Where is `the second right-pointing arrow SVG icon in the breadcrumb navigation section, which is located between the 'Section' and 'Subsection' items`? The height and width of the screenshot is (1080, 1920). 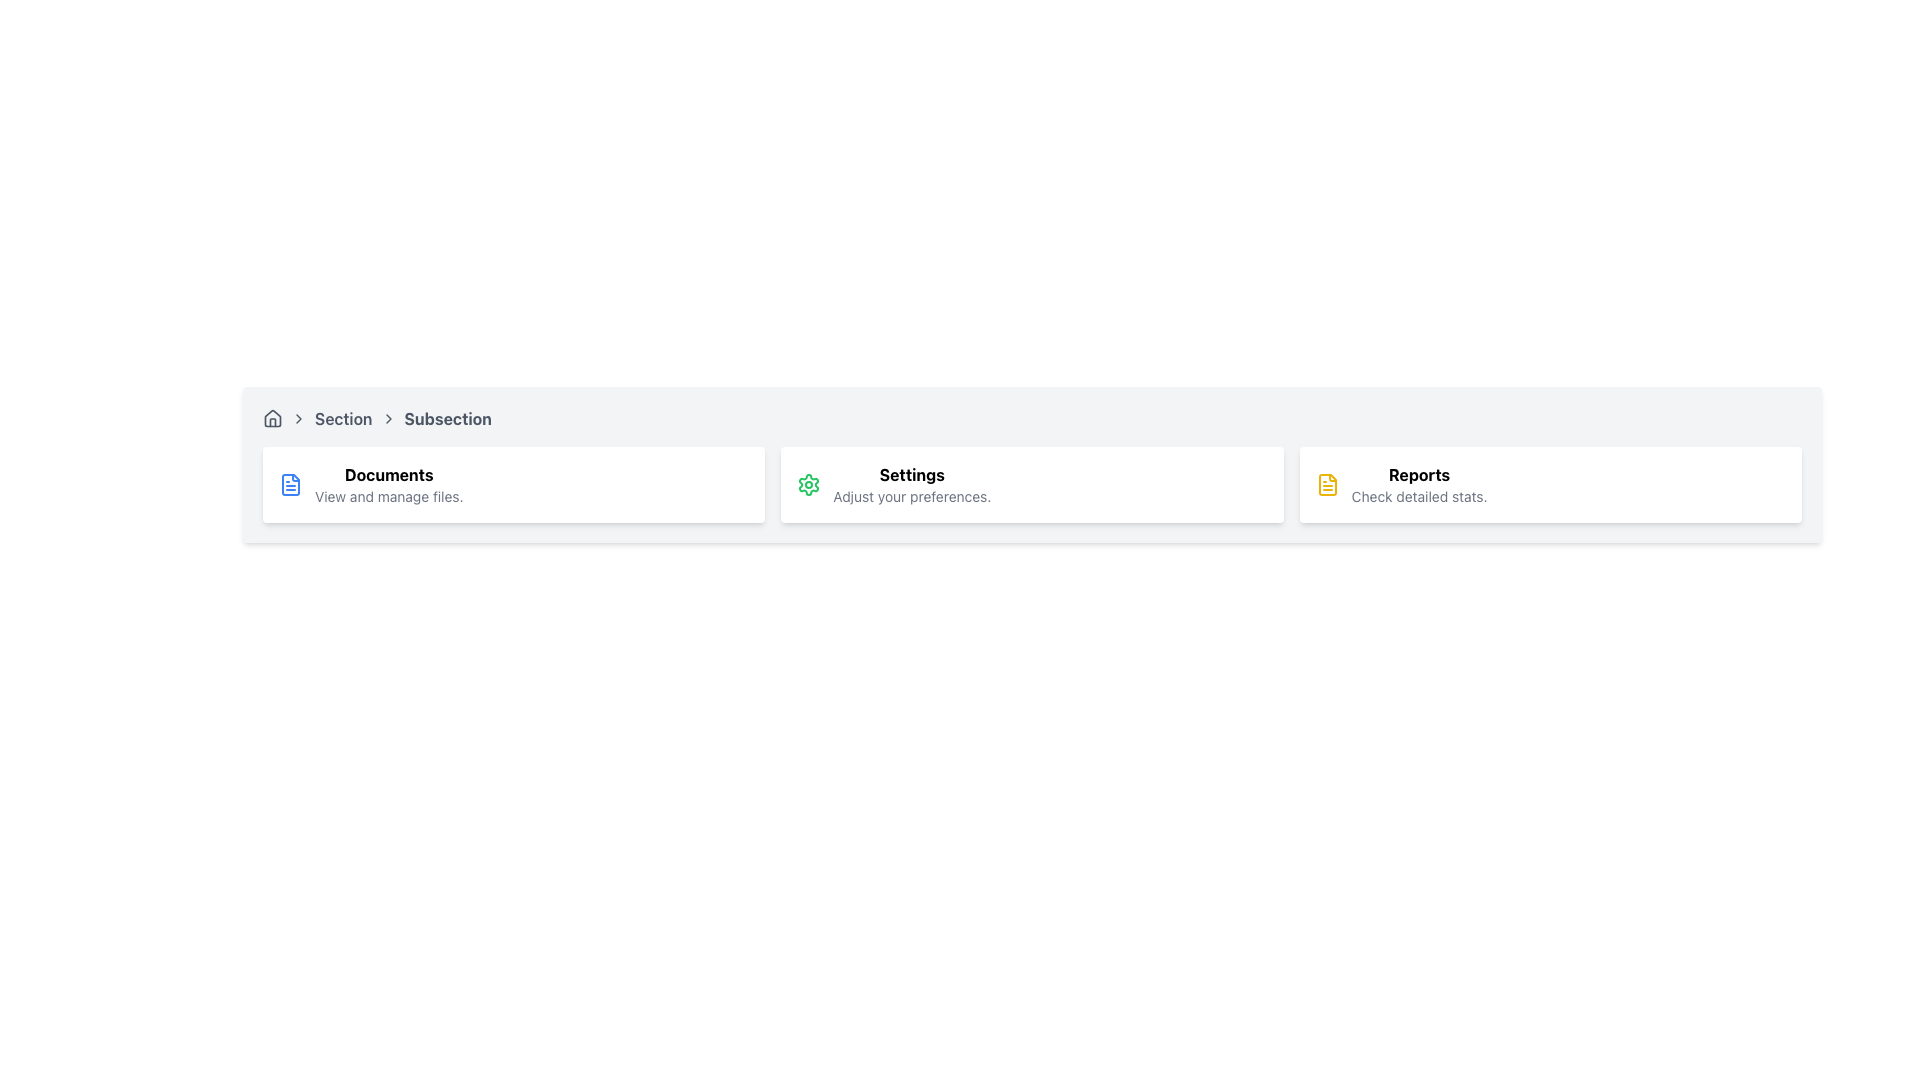 the second right-pointing arrow SVG icon in the breadcrumb navigation section, which is located between the 'Section' and 'Subsection' items is located at coordinates (388, 418).